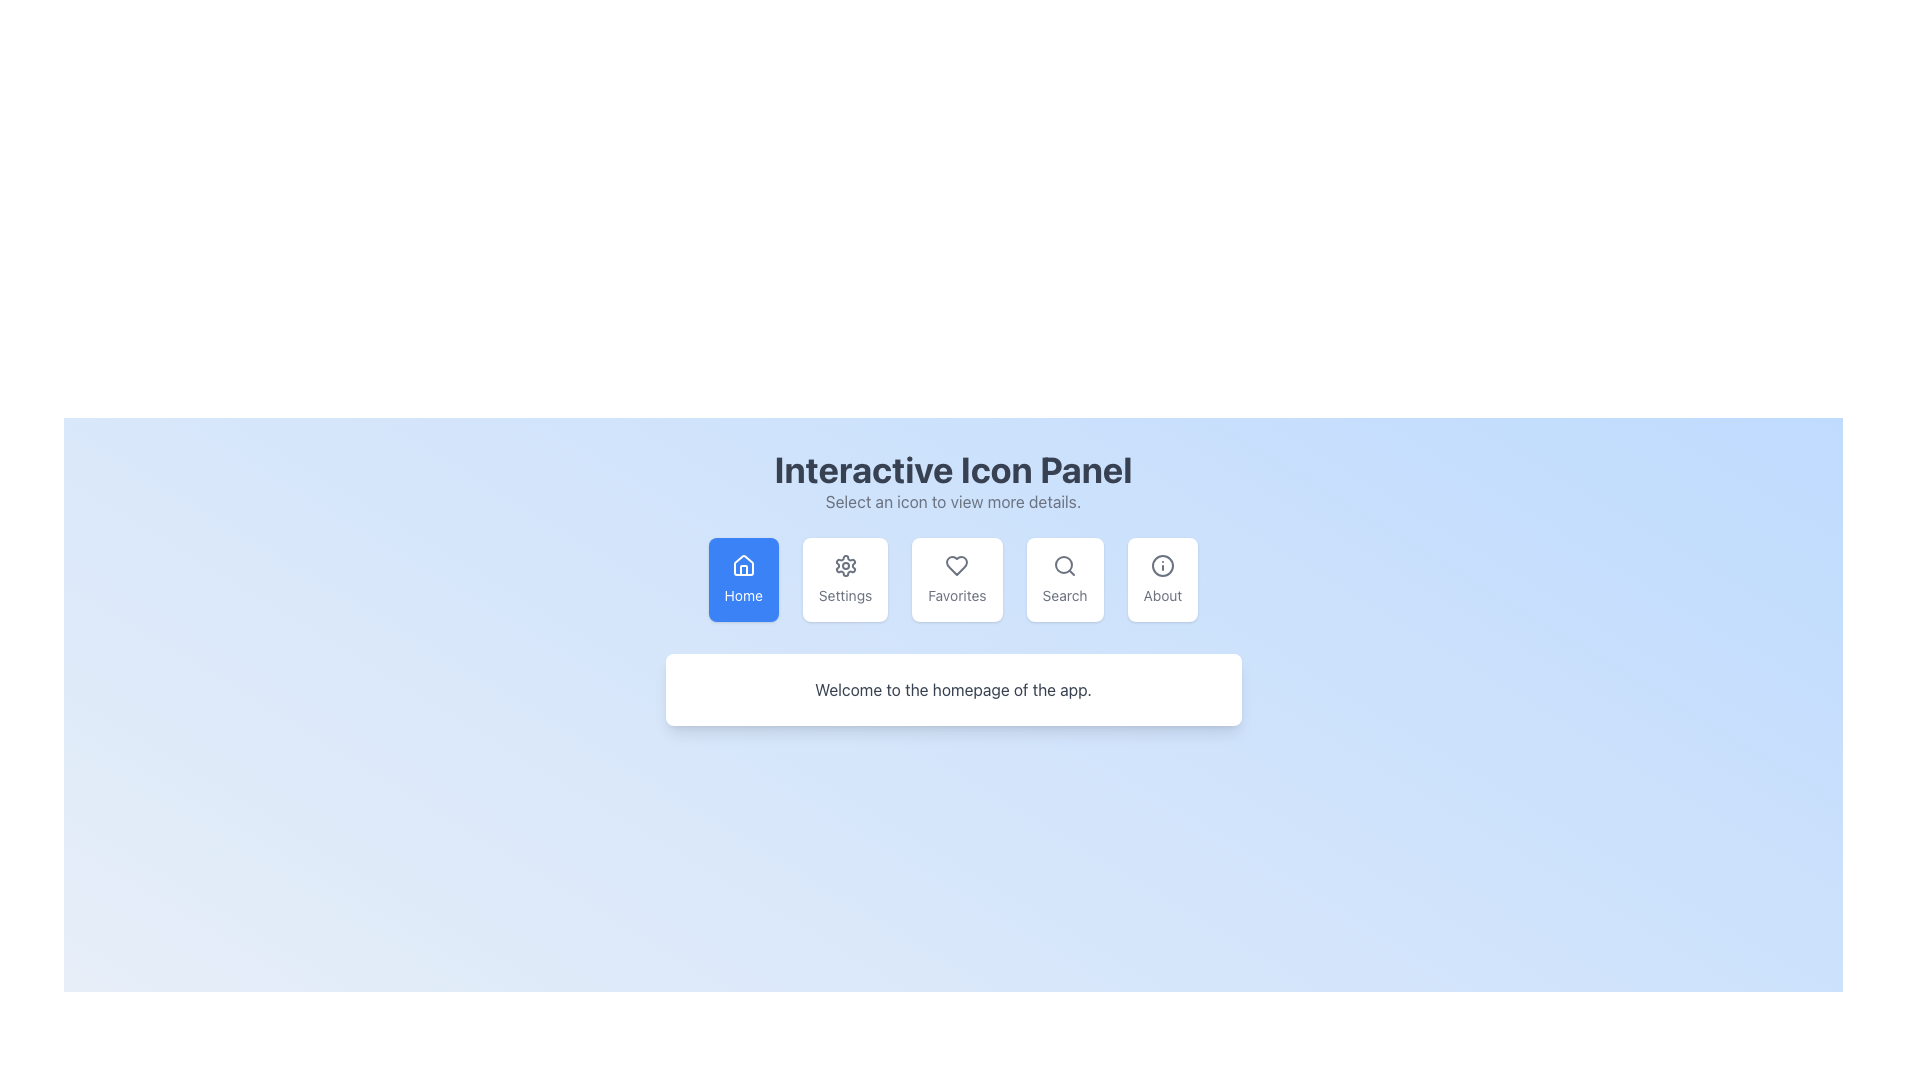 The height and width of the screenshot is (1080, 1920). I want to click on the settings button, which is the second button in a horizontal row of five buttons, located between the 'Home' button and the 'Favorites' button, to observe the hover effects, so click(845, 579).